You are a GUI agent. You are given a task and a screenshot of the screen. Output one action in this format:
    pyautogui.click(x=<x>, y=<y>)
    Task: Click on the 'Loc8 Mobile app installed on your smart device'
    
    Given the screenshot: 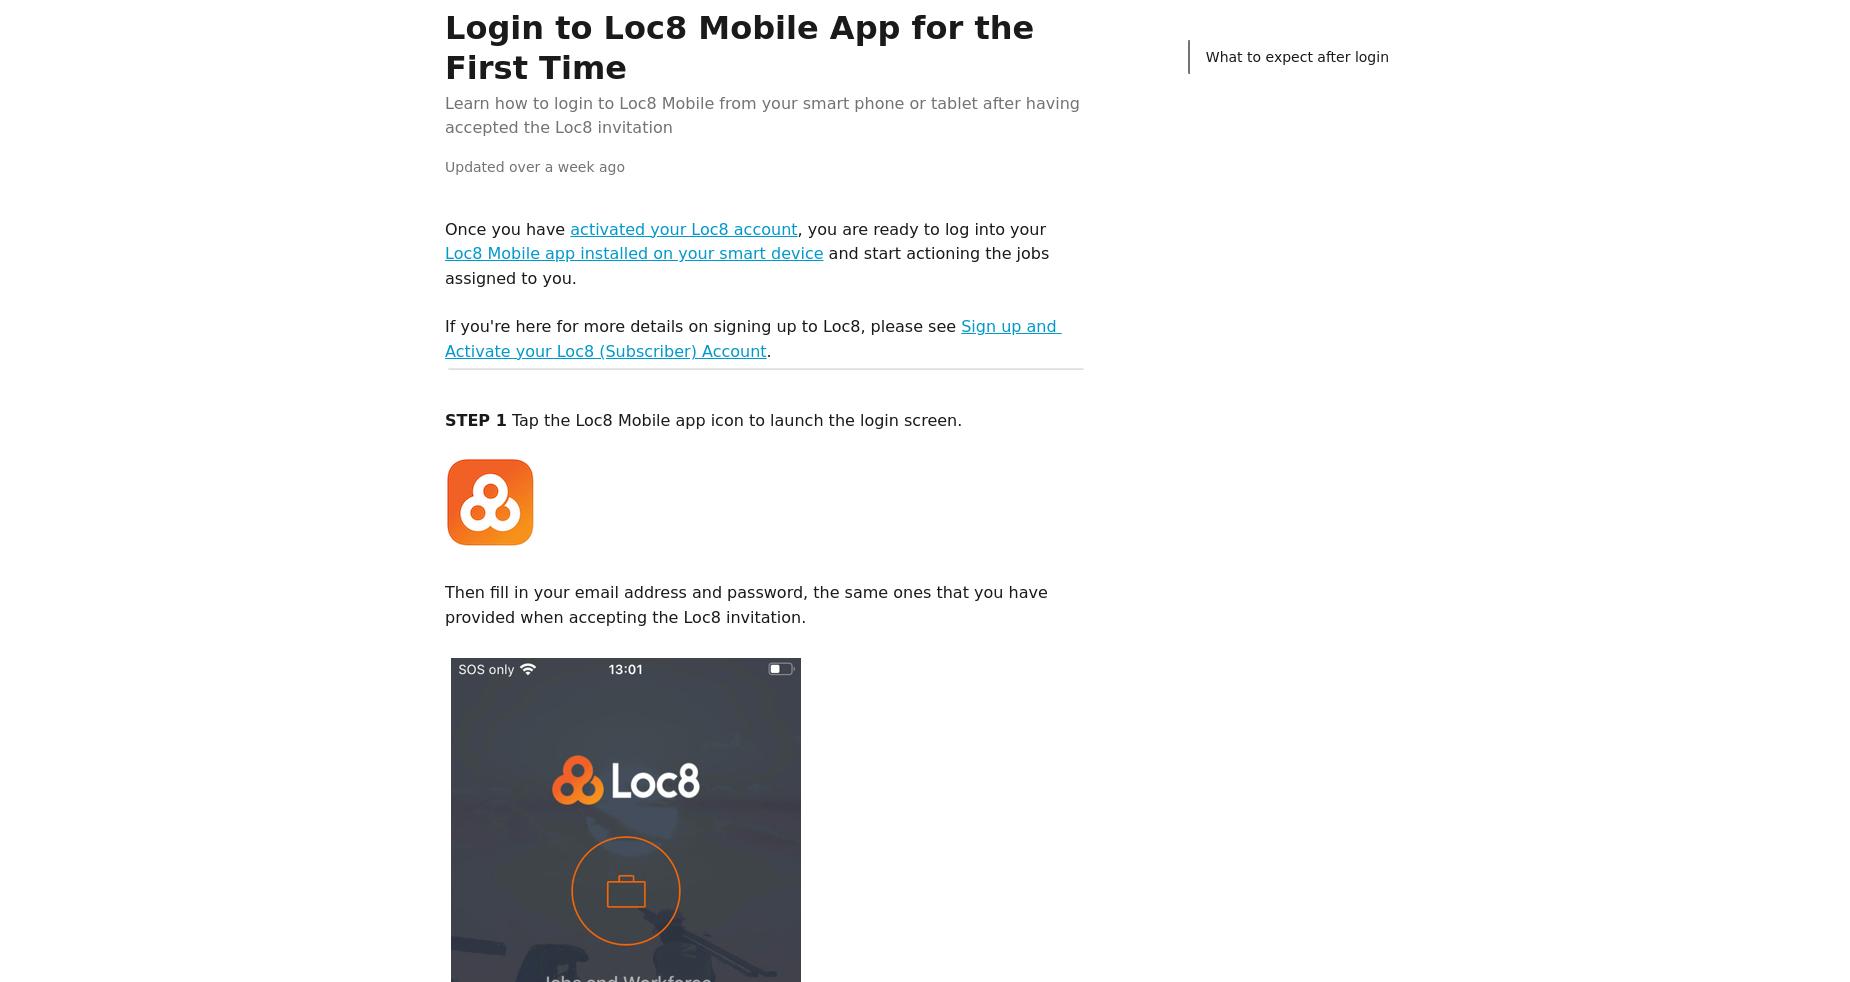 What is the action you would take?
    pyautogui.click(x=443, y=253)
    